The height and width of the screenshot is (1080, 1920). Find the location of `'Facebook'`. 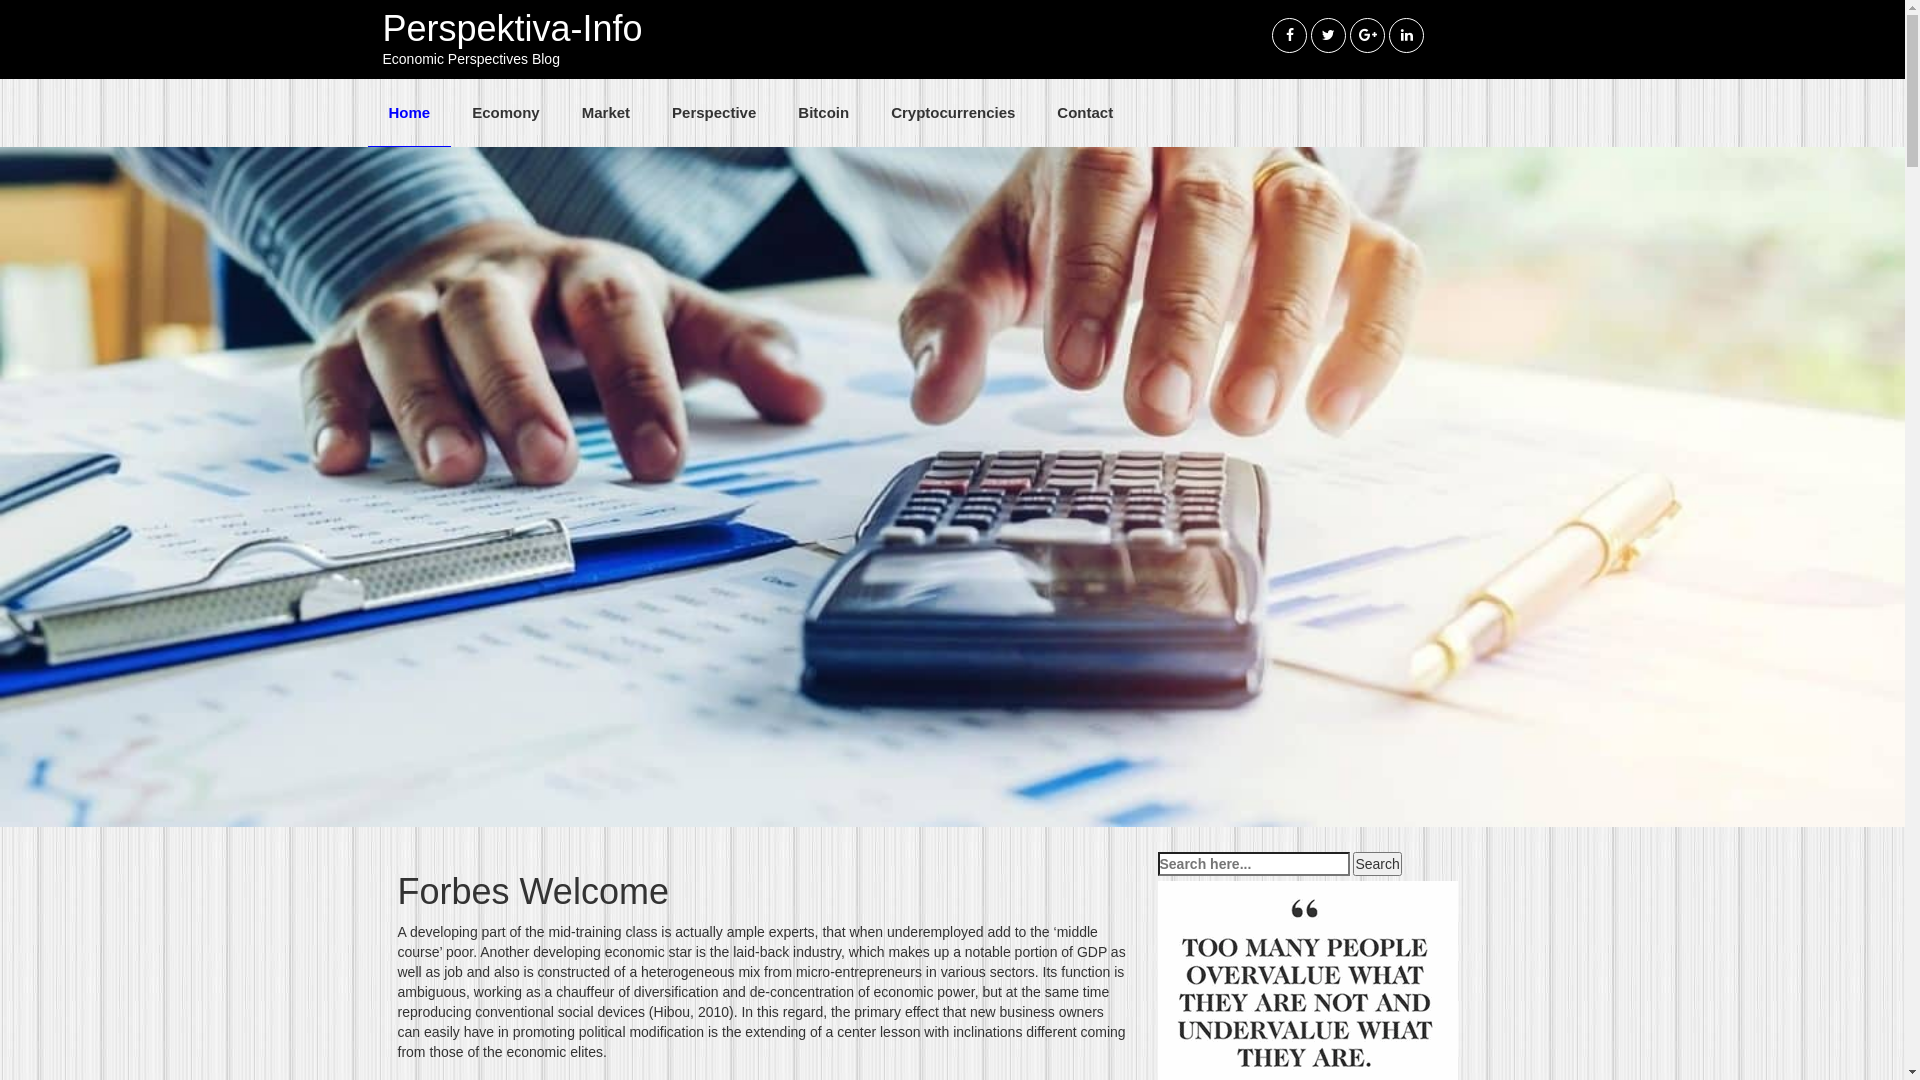

'Facebook' is located at coordinates (1289, 35).